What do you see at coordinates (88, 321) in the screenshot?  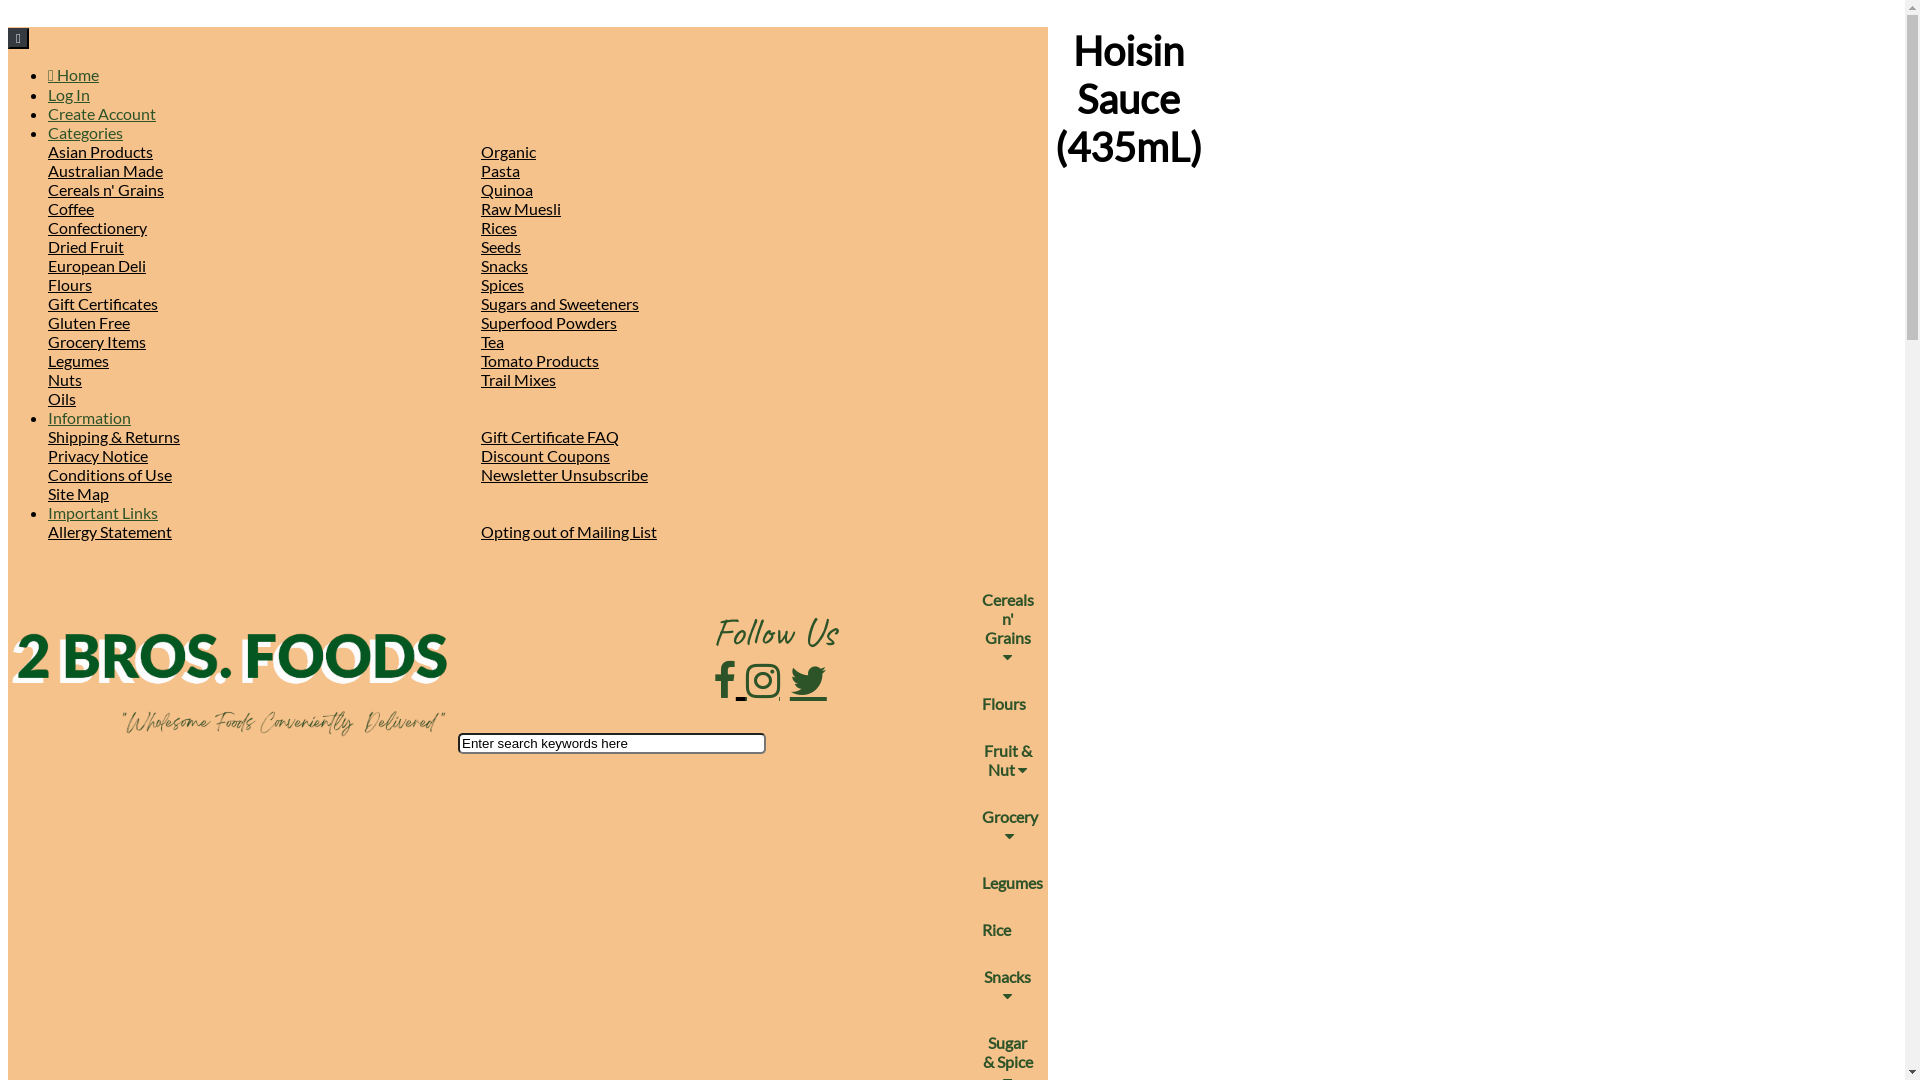 I see `'Gluten Free'` at bounding box center [88, 321].